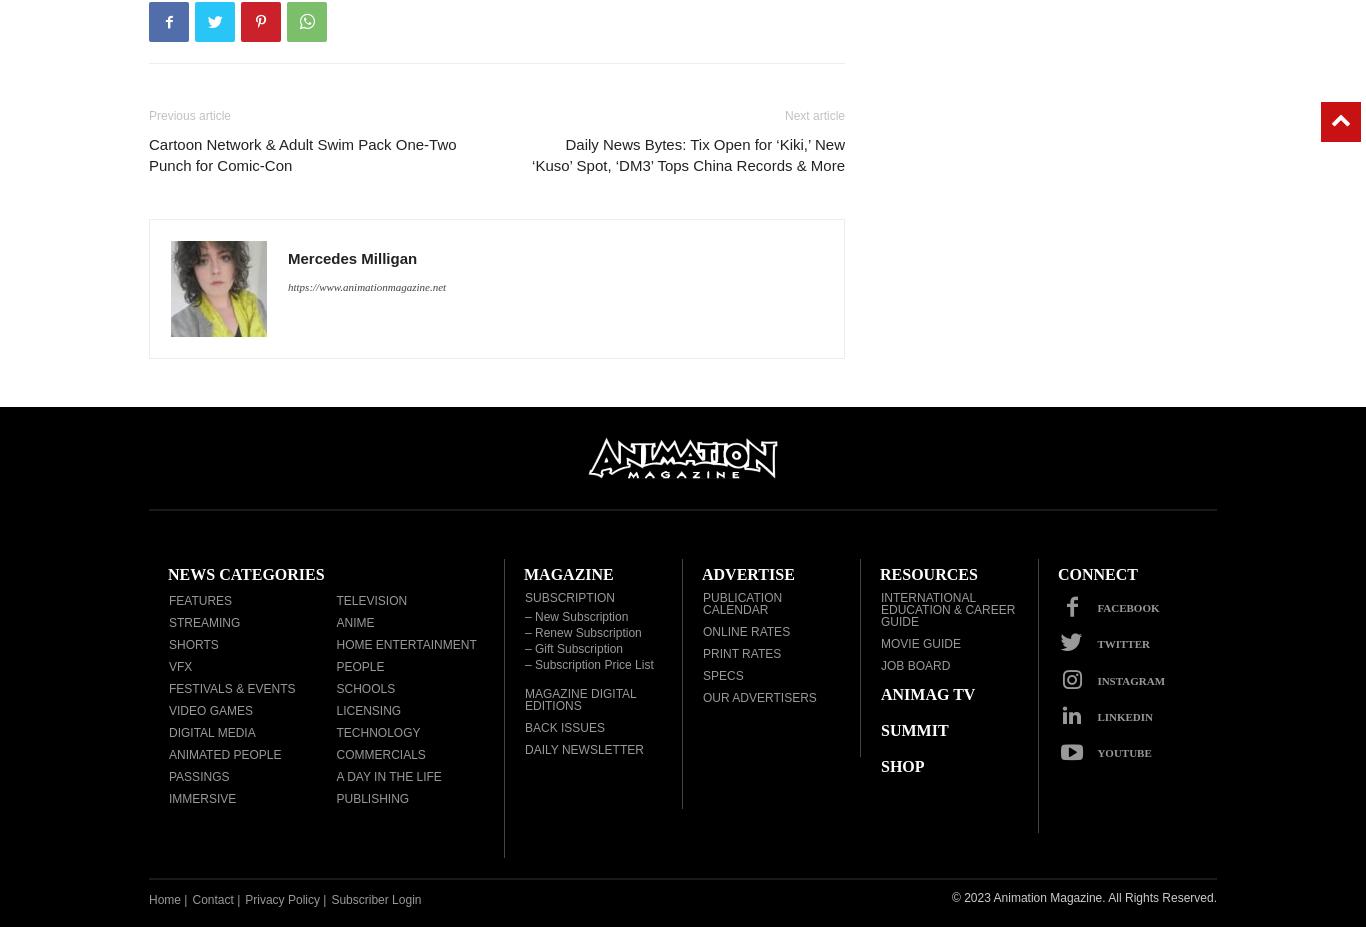  I want to click on 'Contact', so click(211, 900).